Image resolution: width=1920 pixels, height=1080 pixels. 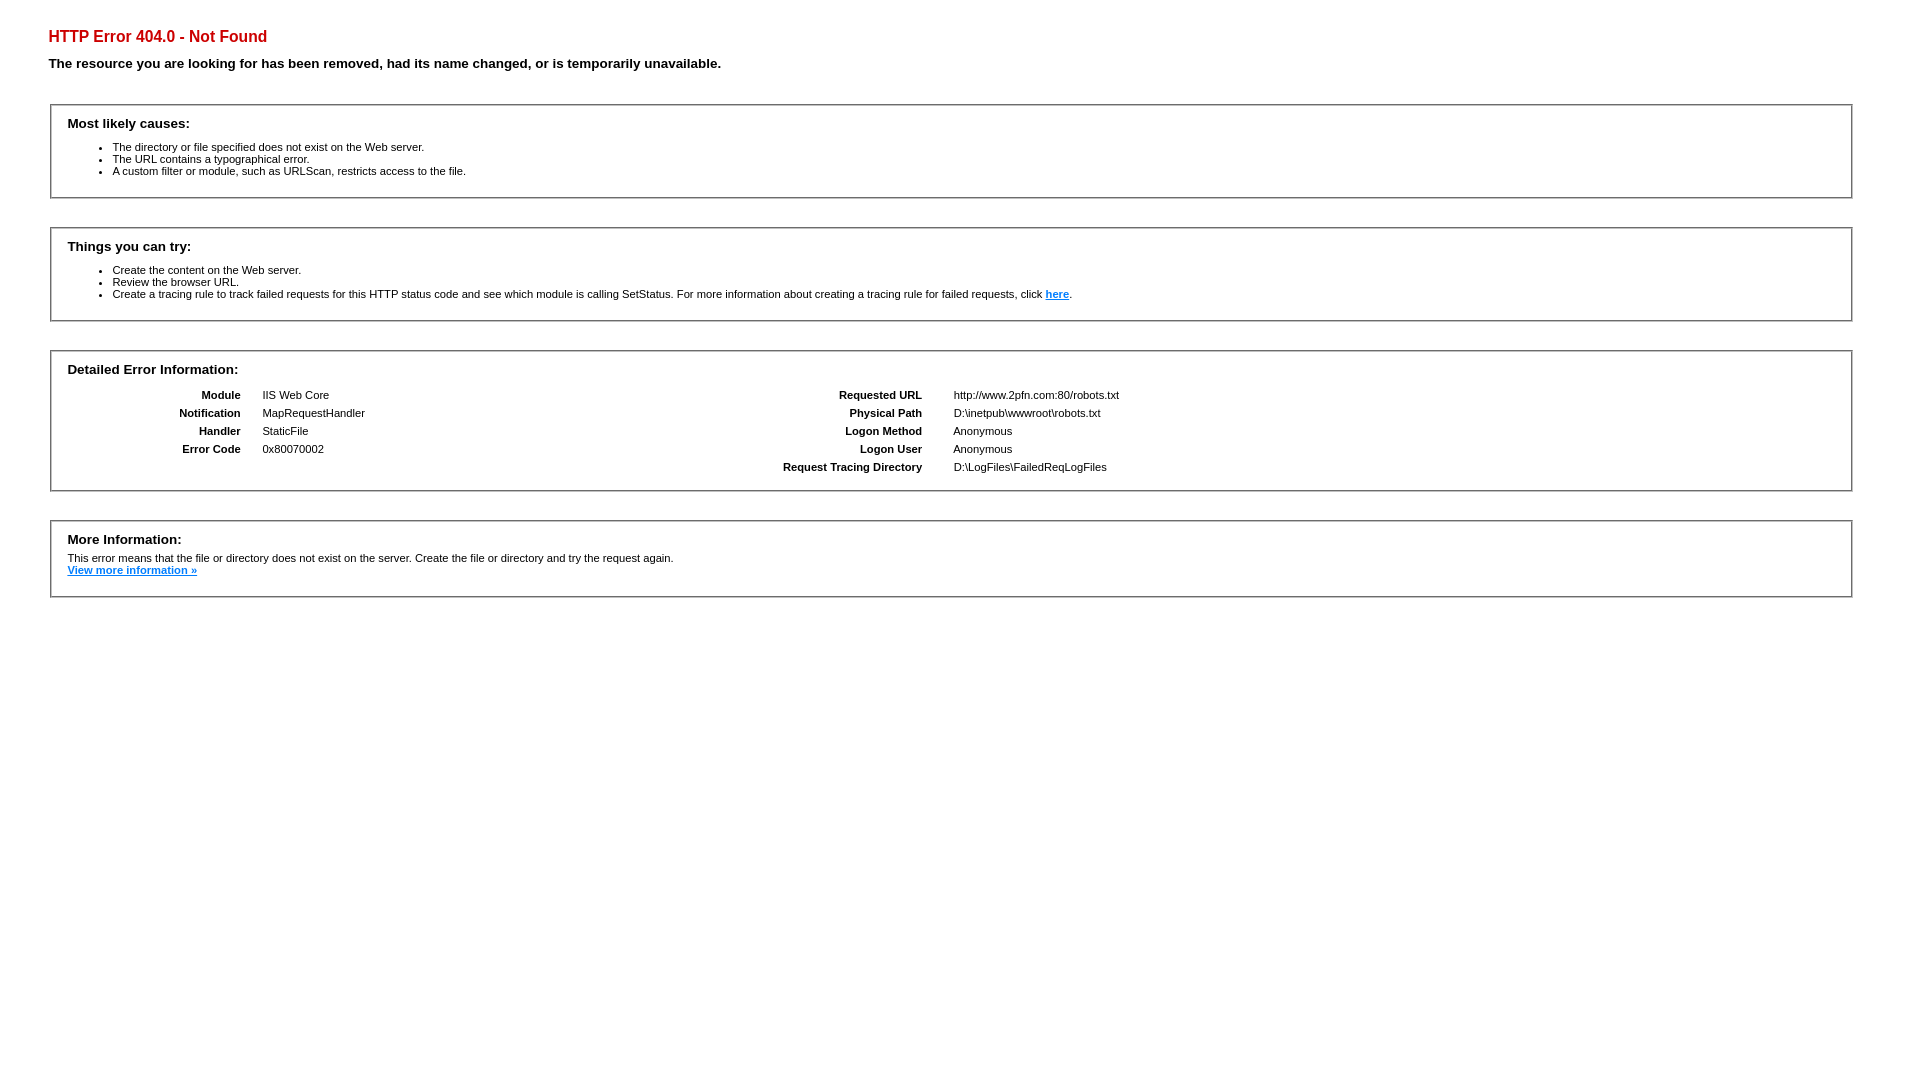 I want to click on 'here', so click(x=1056, y=293).